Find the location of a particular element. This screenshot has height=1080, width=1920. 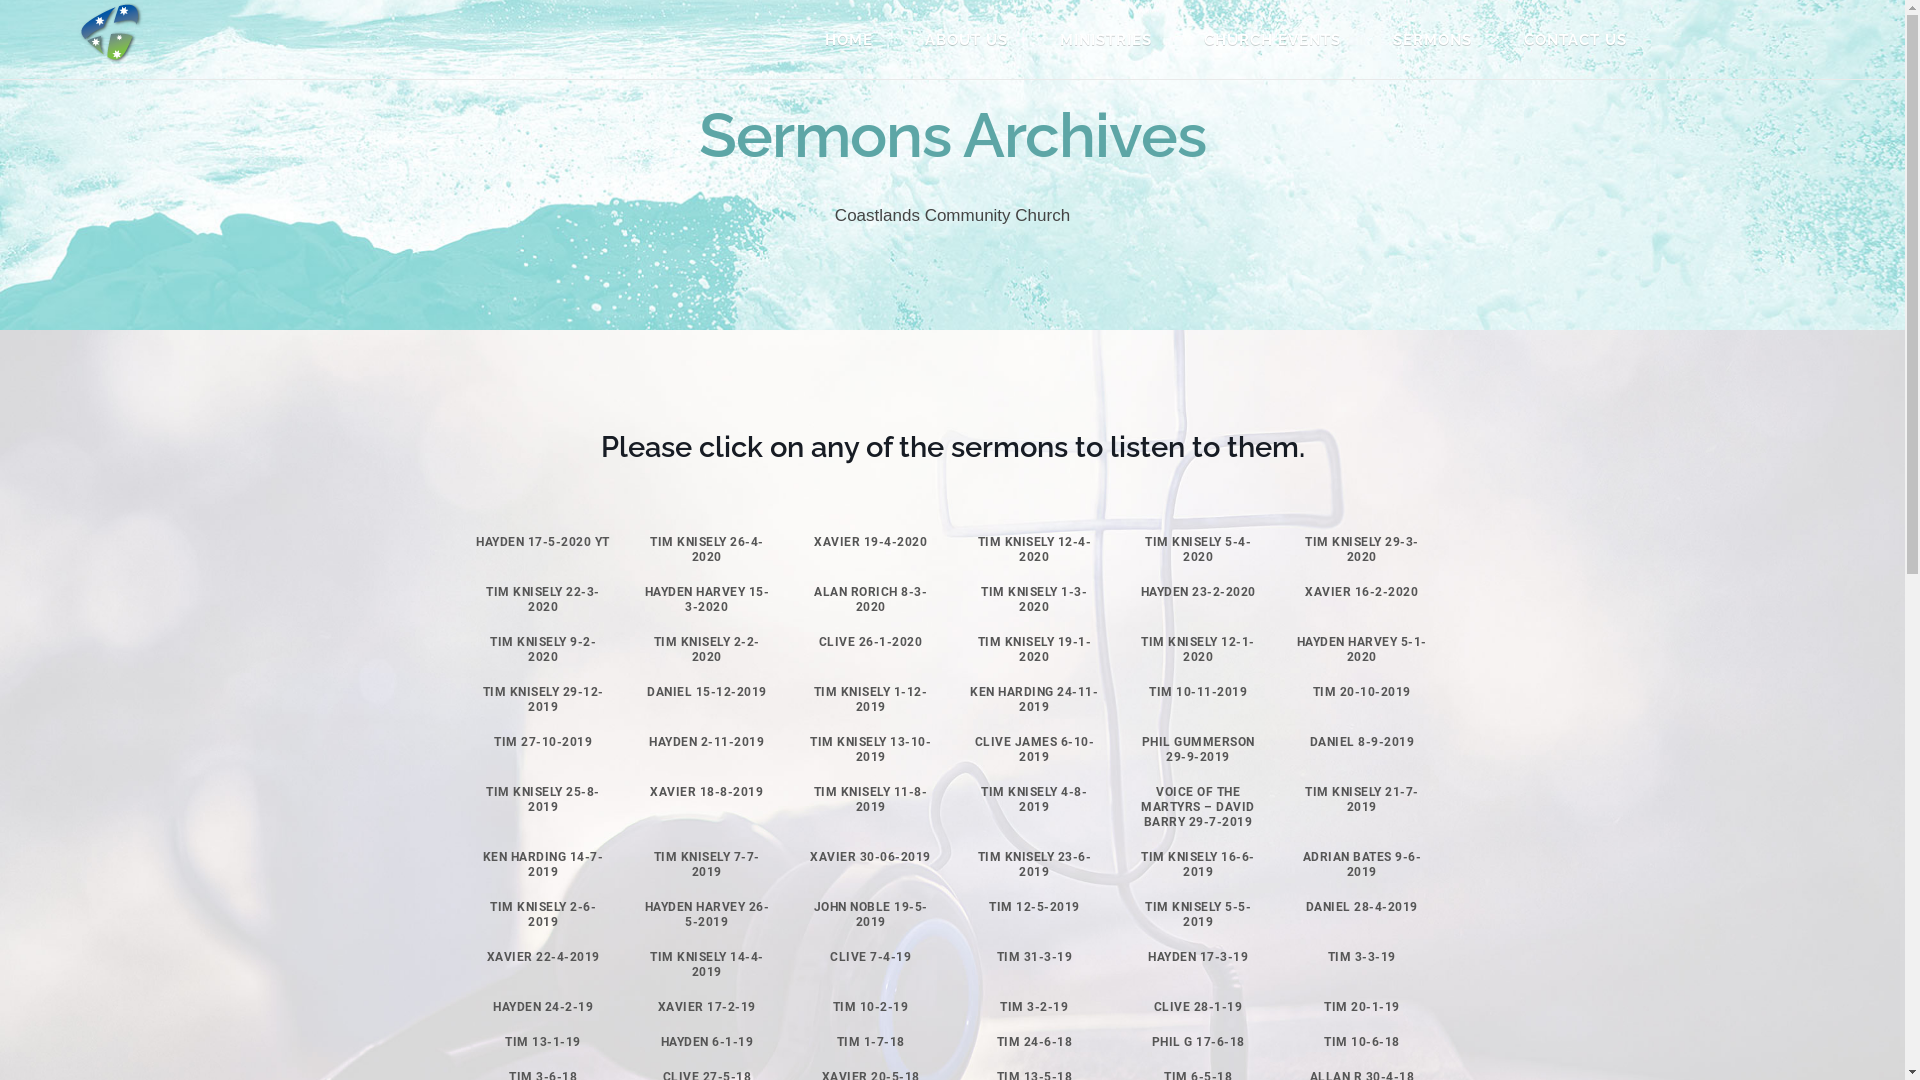

'TIM KNISELY 4-8-2019' is located at coordinates (1033, 798).